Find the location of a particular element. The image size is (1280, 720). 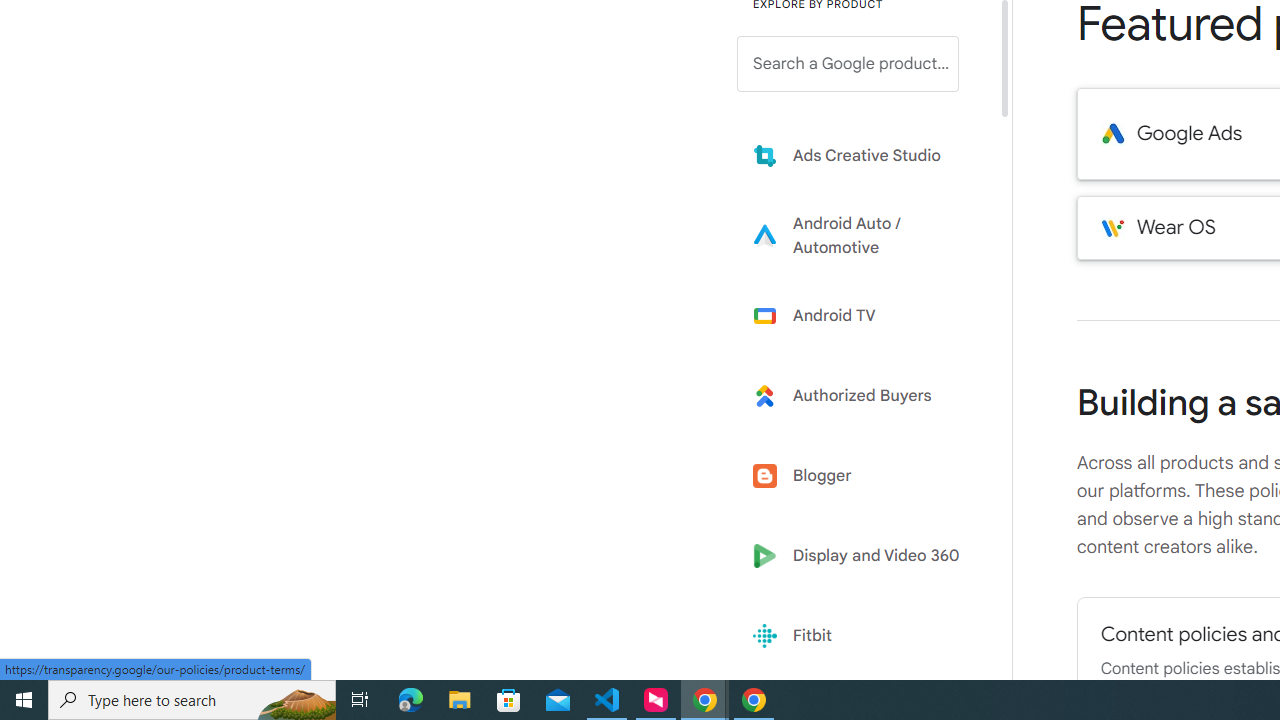

'Learn more about Android Auto' is located at coordinates (862, 234).